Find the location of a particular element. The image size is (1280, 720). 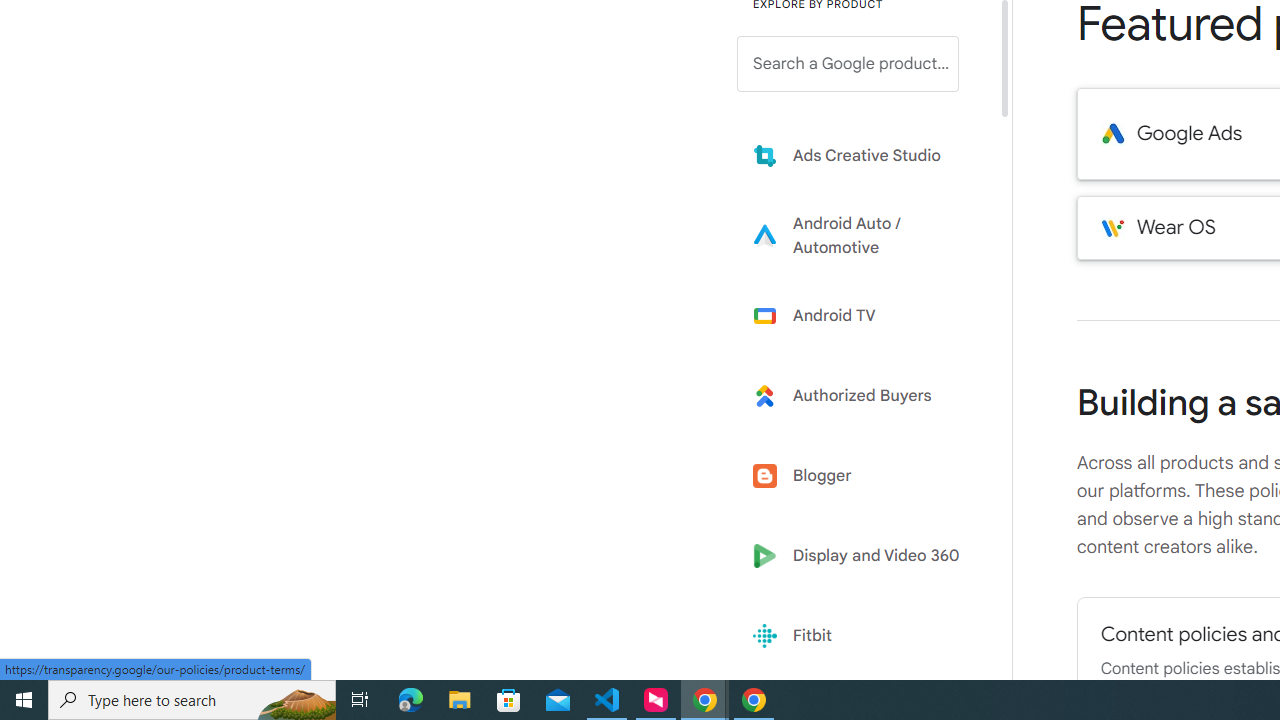

'Learn more about Android Auto' is located at coordinates (862, 234).